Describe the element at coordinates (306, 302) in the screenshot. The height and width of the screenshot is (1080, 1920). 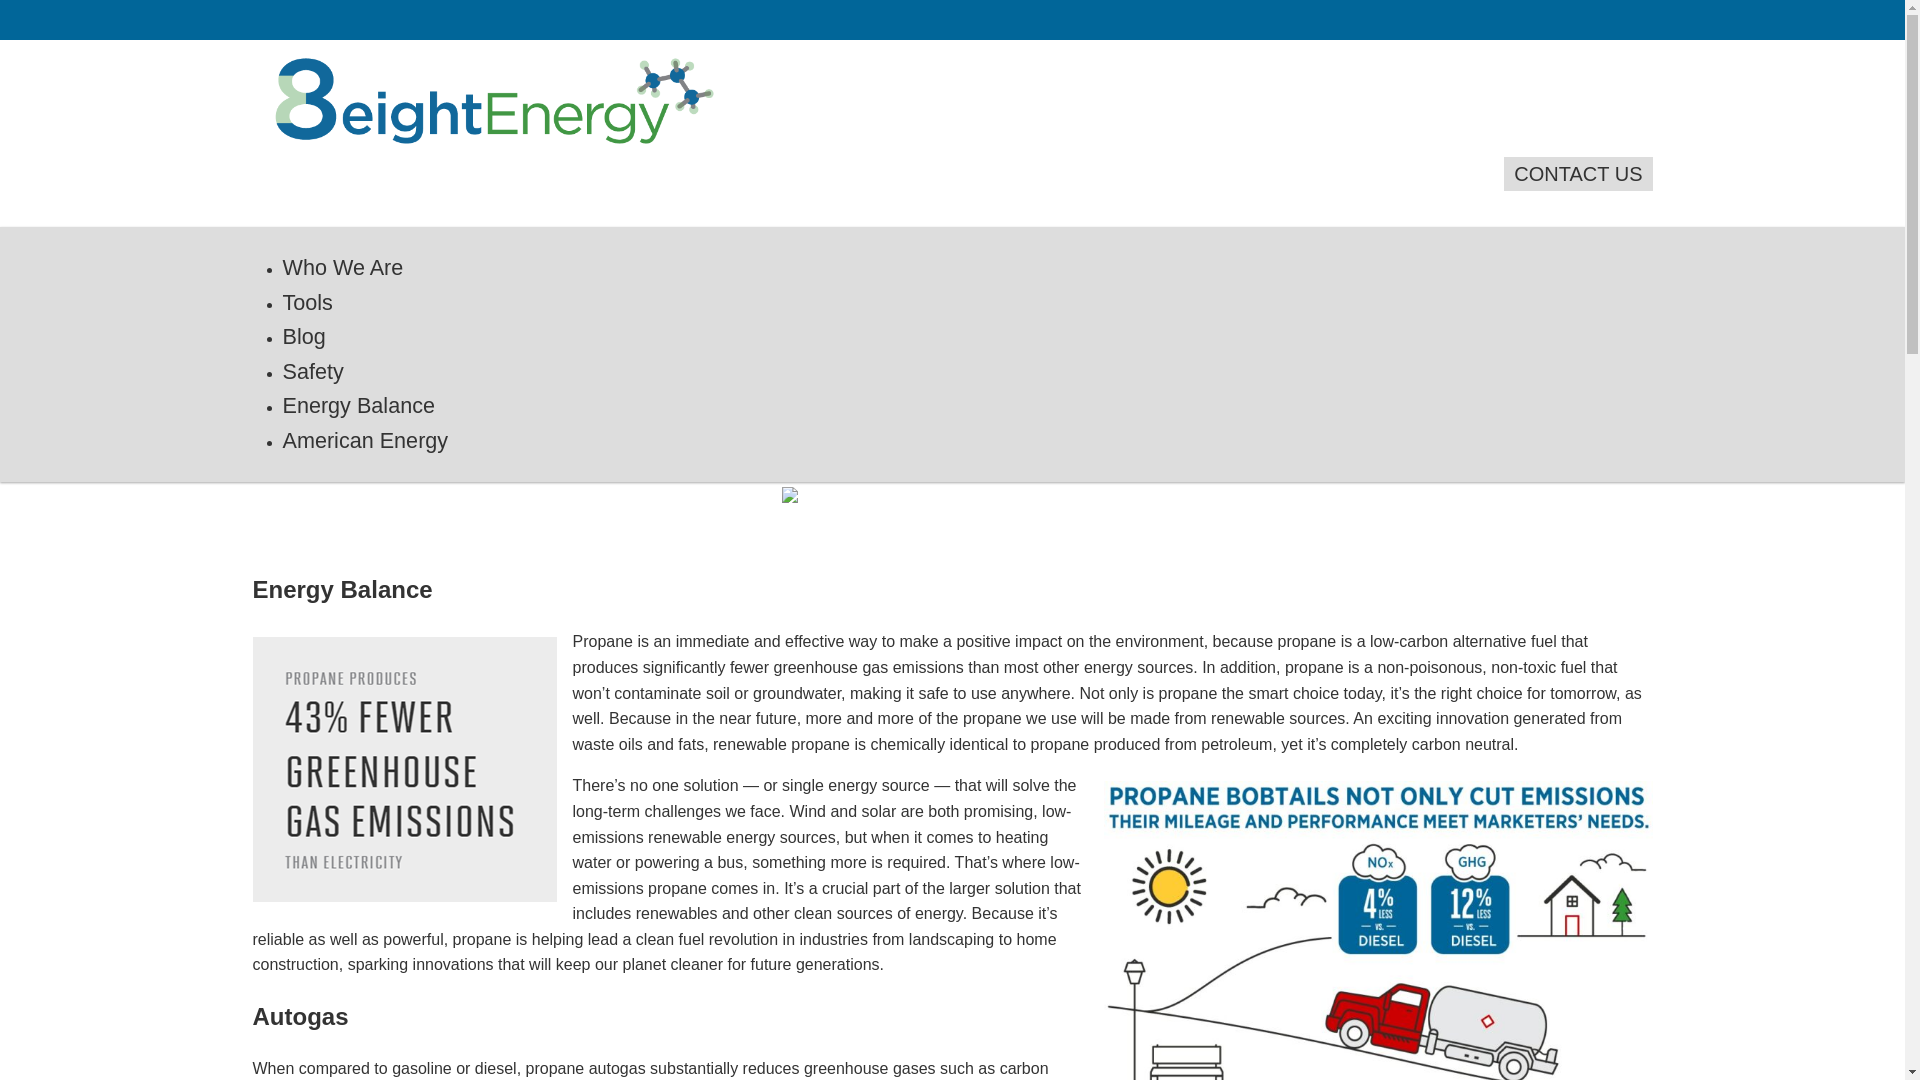
I see `'Tools'` at that location.